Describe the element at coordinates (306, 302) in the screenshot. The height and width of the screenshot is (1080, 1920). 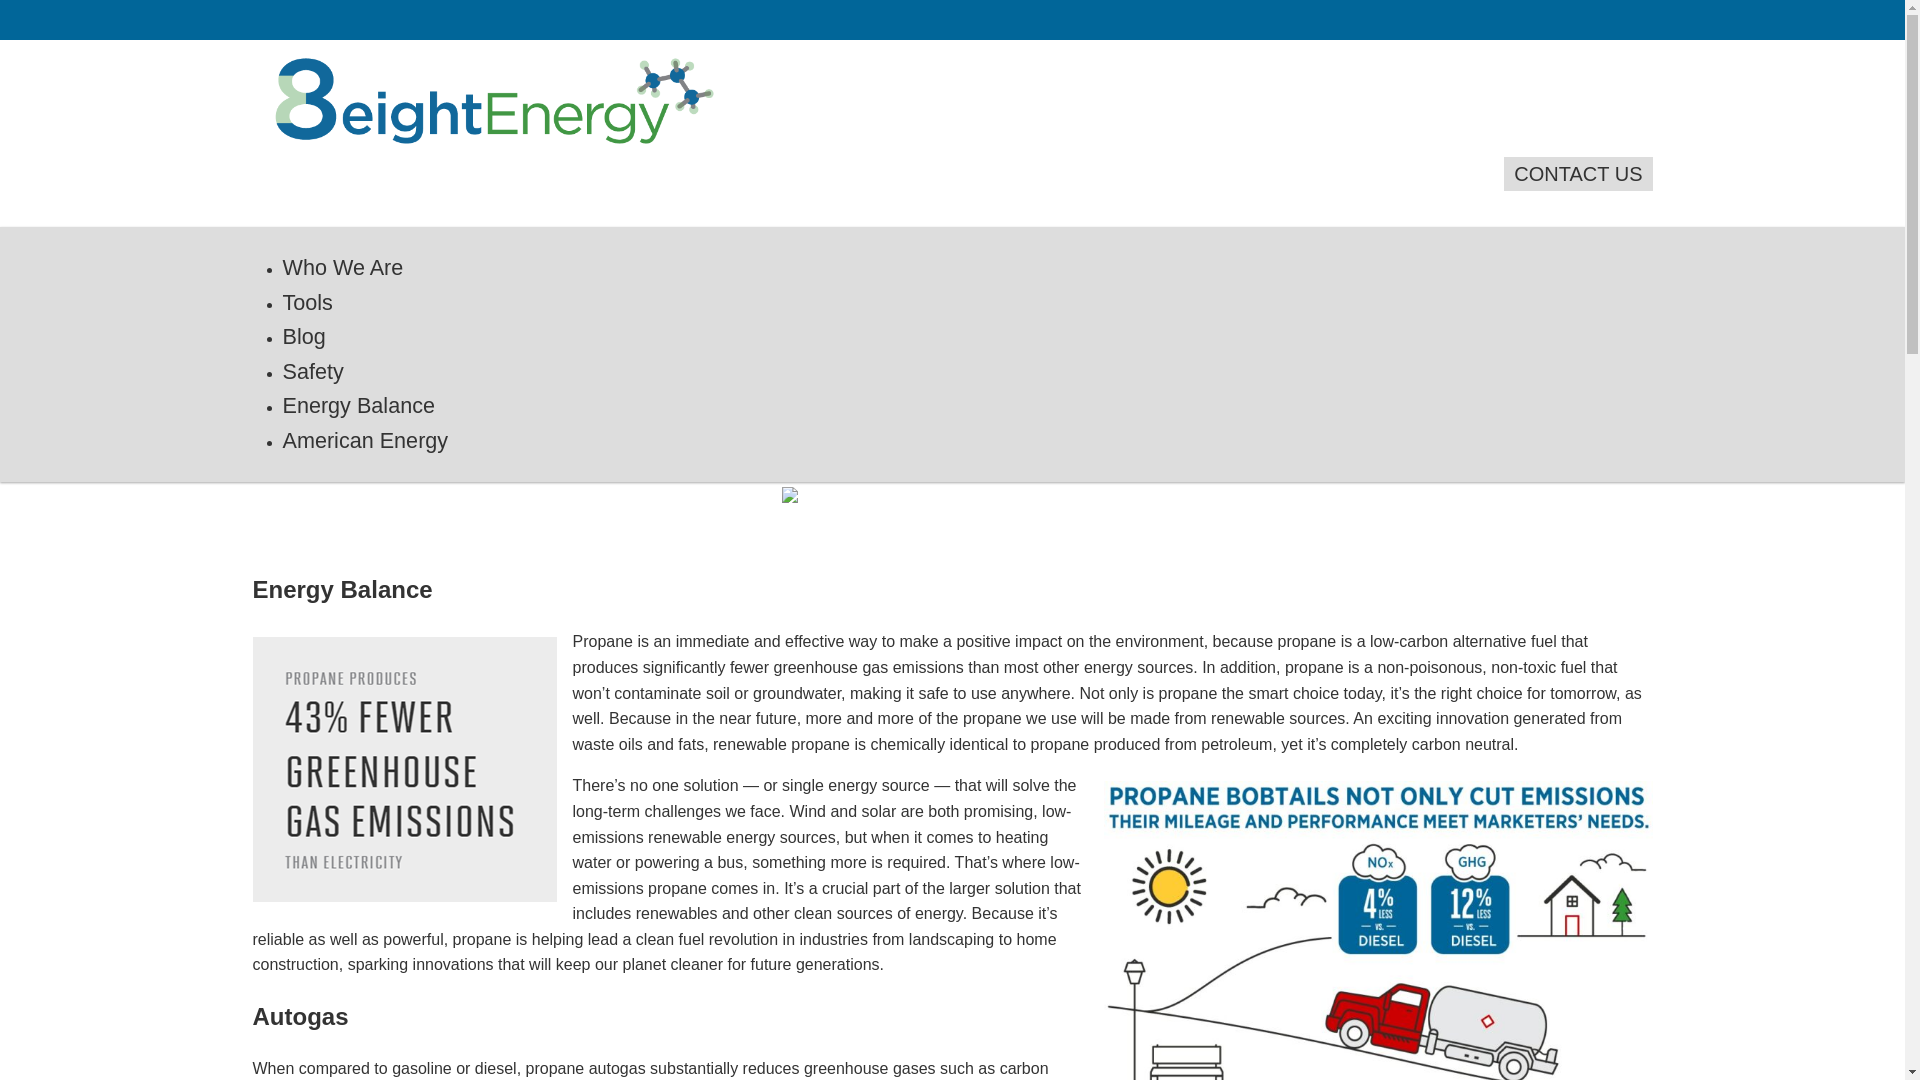
I see `'Tools'` at that location.